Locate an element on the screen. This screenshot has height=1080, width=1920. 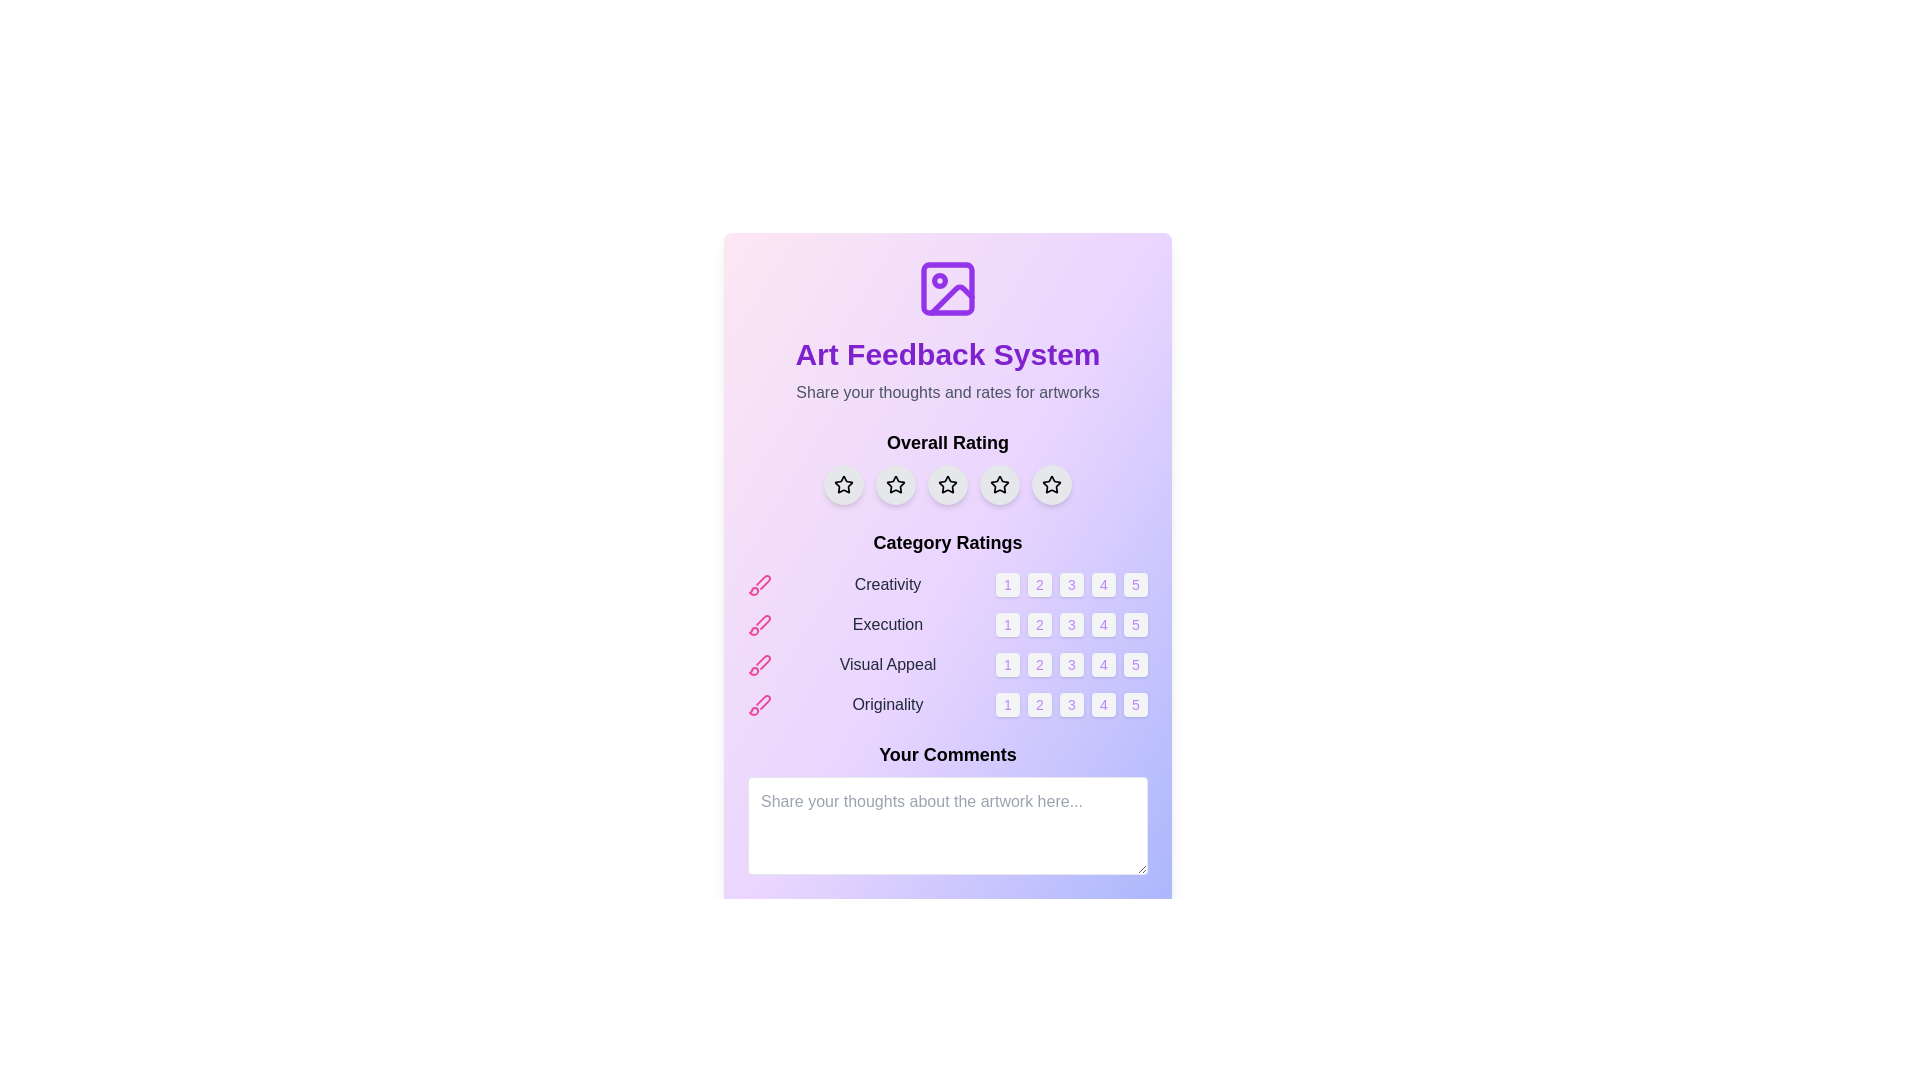
the icon located to the left of the 'Visual Appeal' label in the 'Category Ratings' section, which is the third icon in a vertical list of similar icons is located at coordinates (762, 662).